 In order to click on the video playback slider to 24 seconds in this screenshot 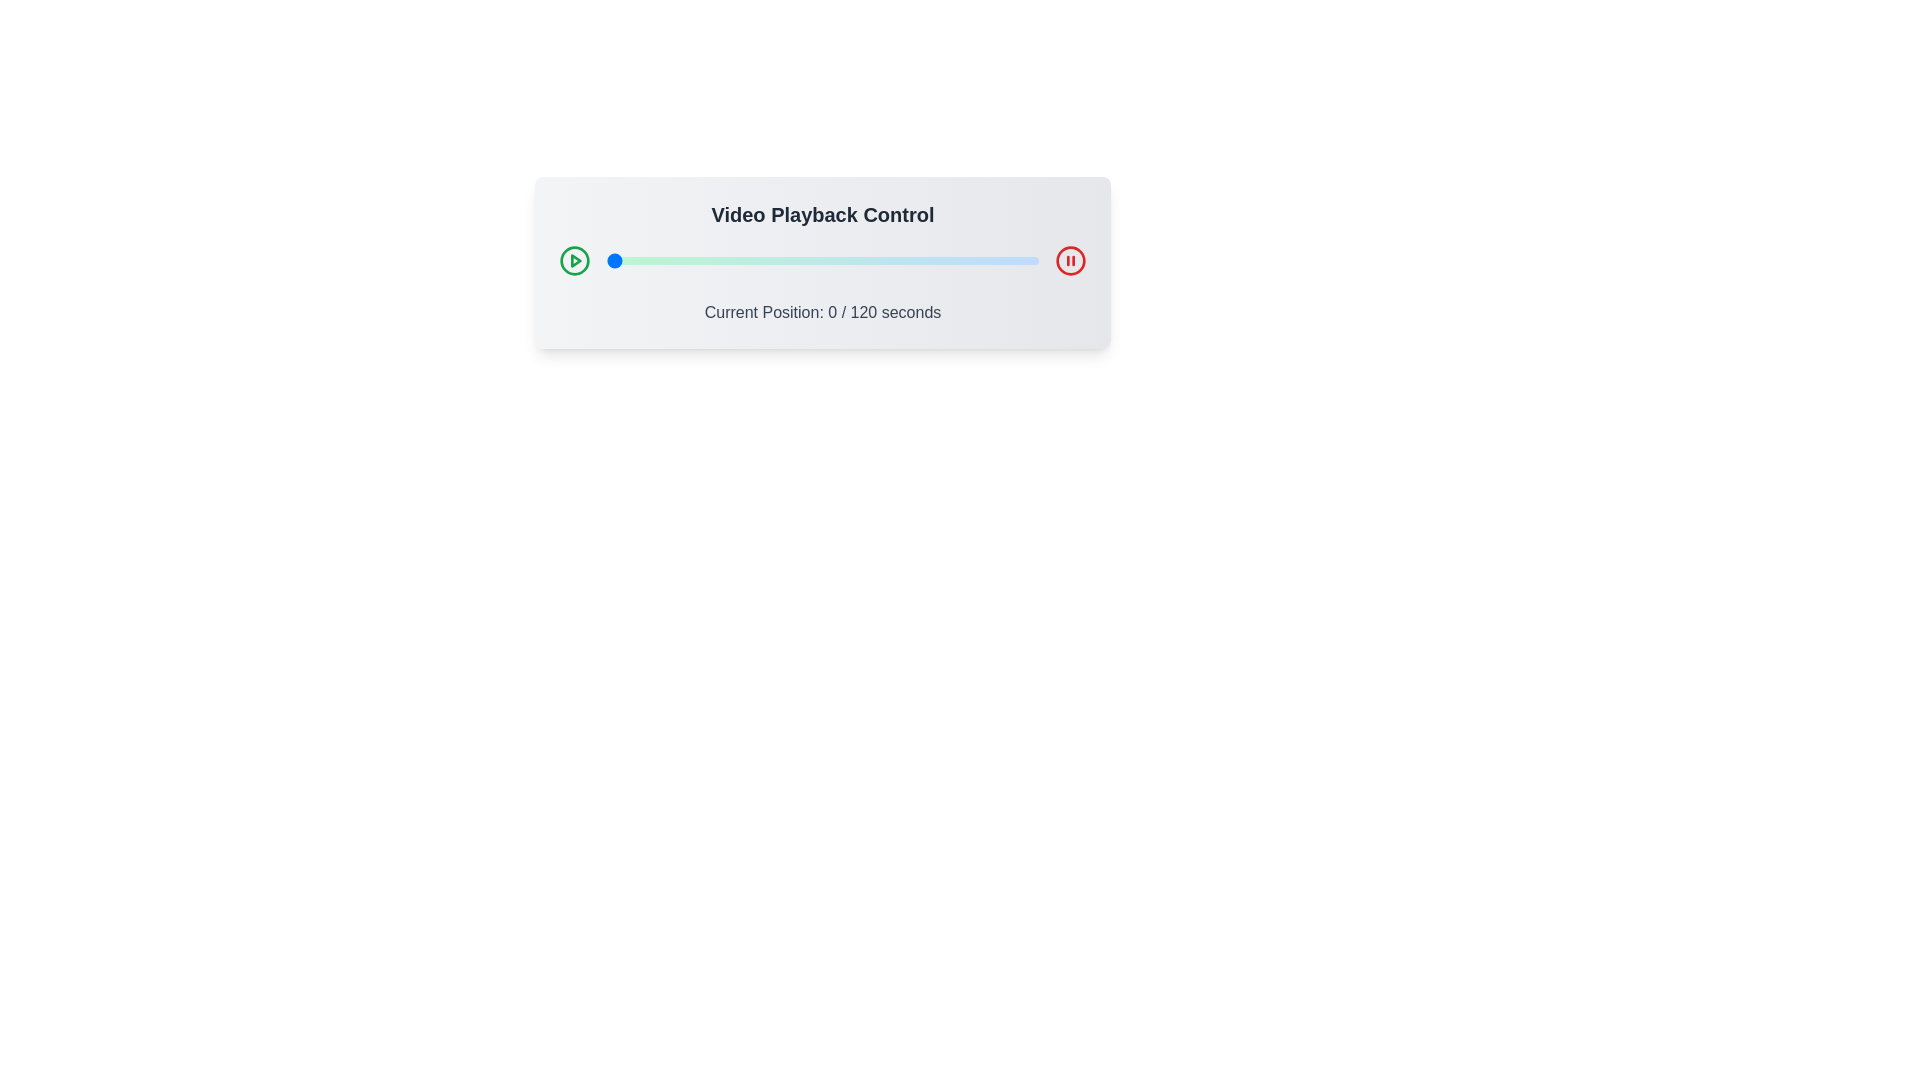, I will do `click(693, 260)`.